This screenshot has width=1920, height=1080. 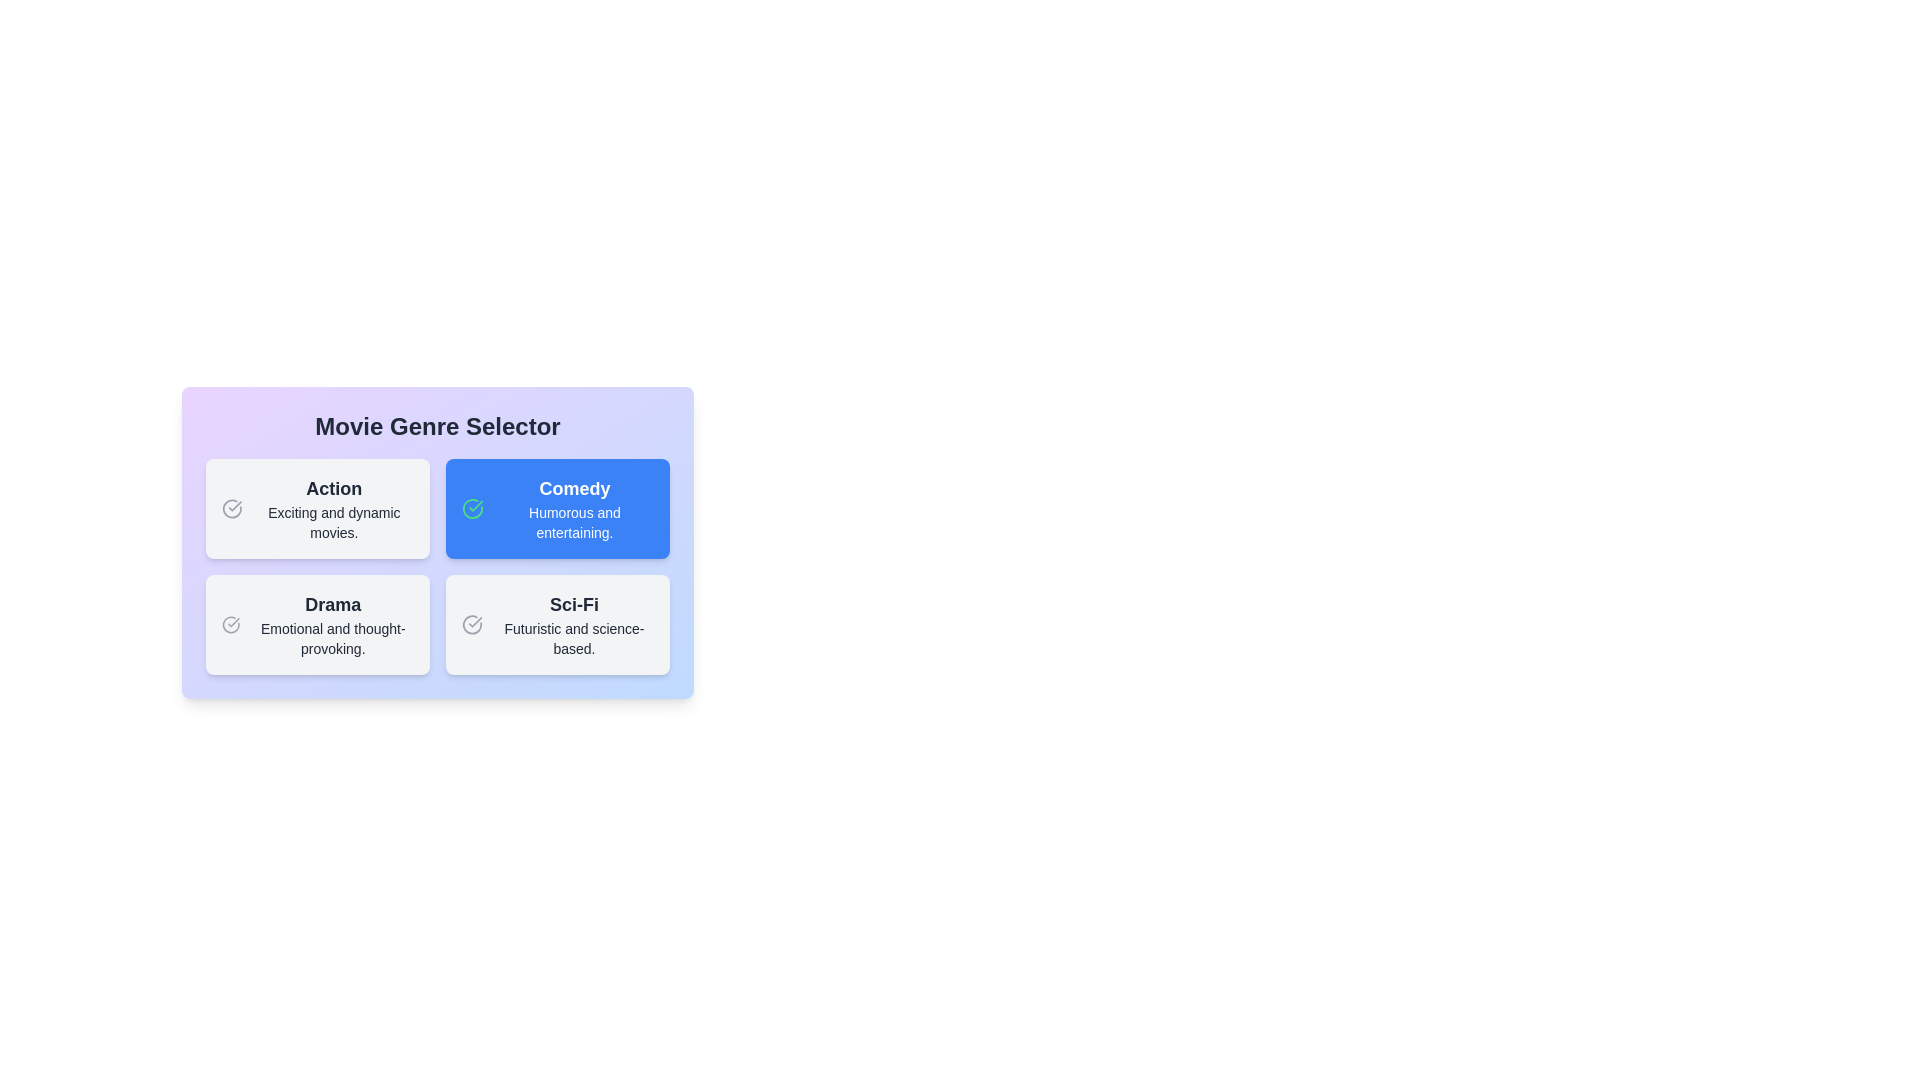 What do you see at coordinates (557, 623) in the screenshot?
I see `the description of the genre Sci-Fi and read its text` at bounding box center [557, 623].